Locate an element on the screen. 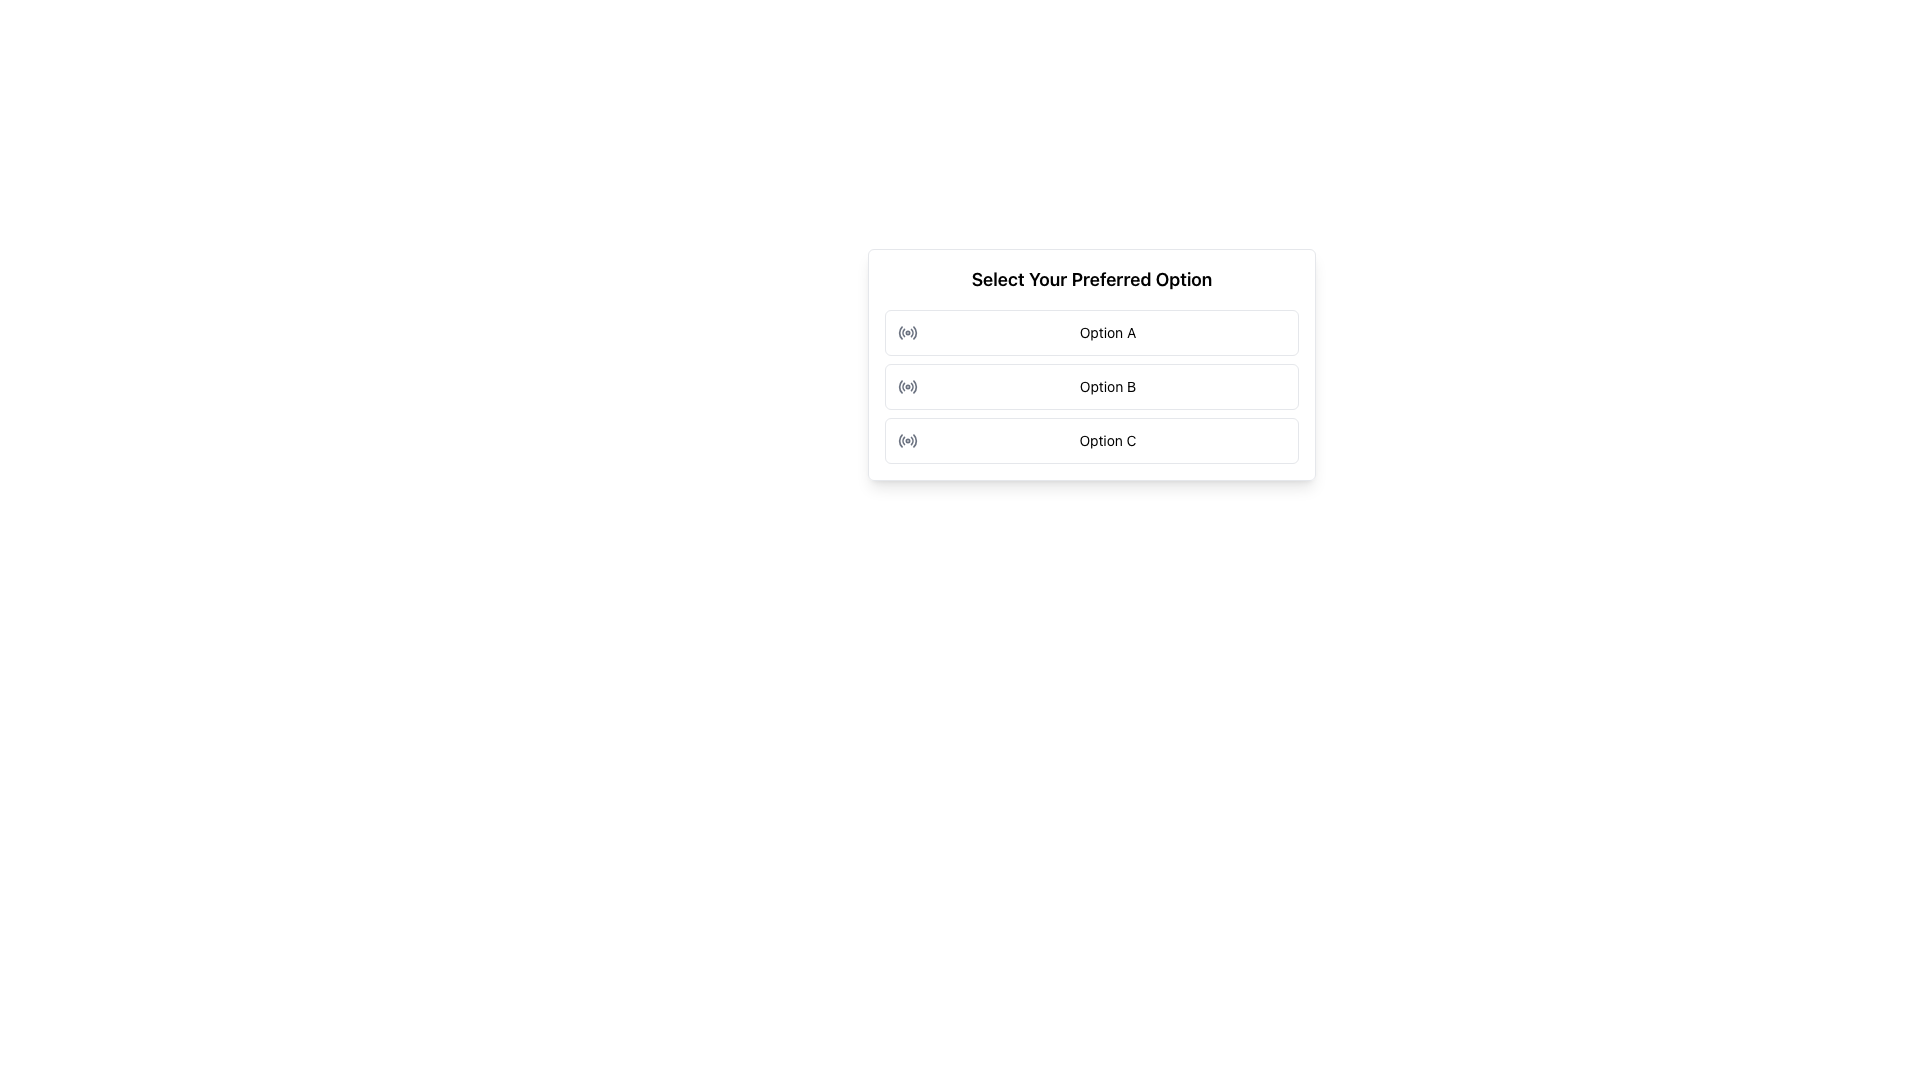 The width and height of the screenshot is (1920, 1080). the radio button adjacent to 'Option B' is located at coordinates (906, 386).